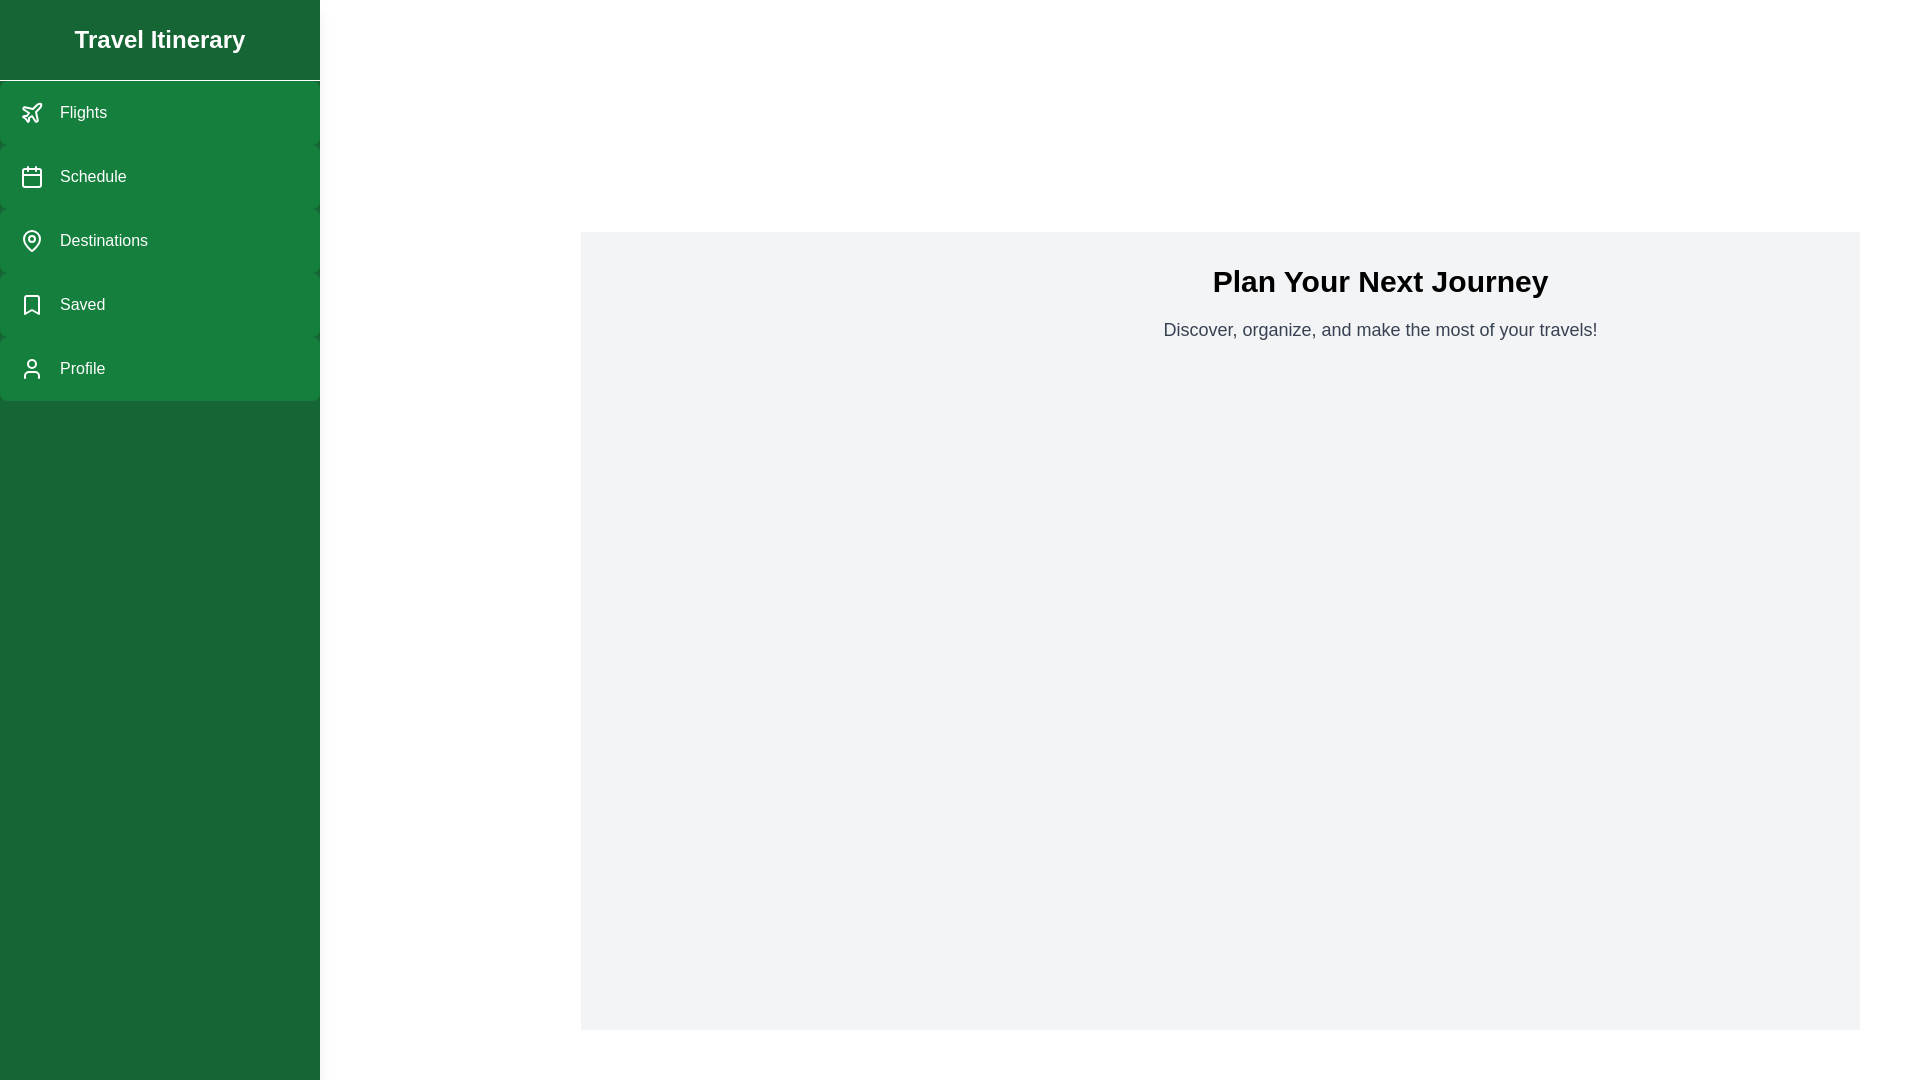 This screenshot has width=1920, height=1080. What do you see at coordinates (32, 112) in the screenshot?
I see `the airplane icon in the left-side navigation menu` at bounding box center [32, 112].